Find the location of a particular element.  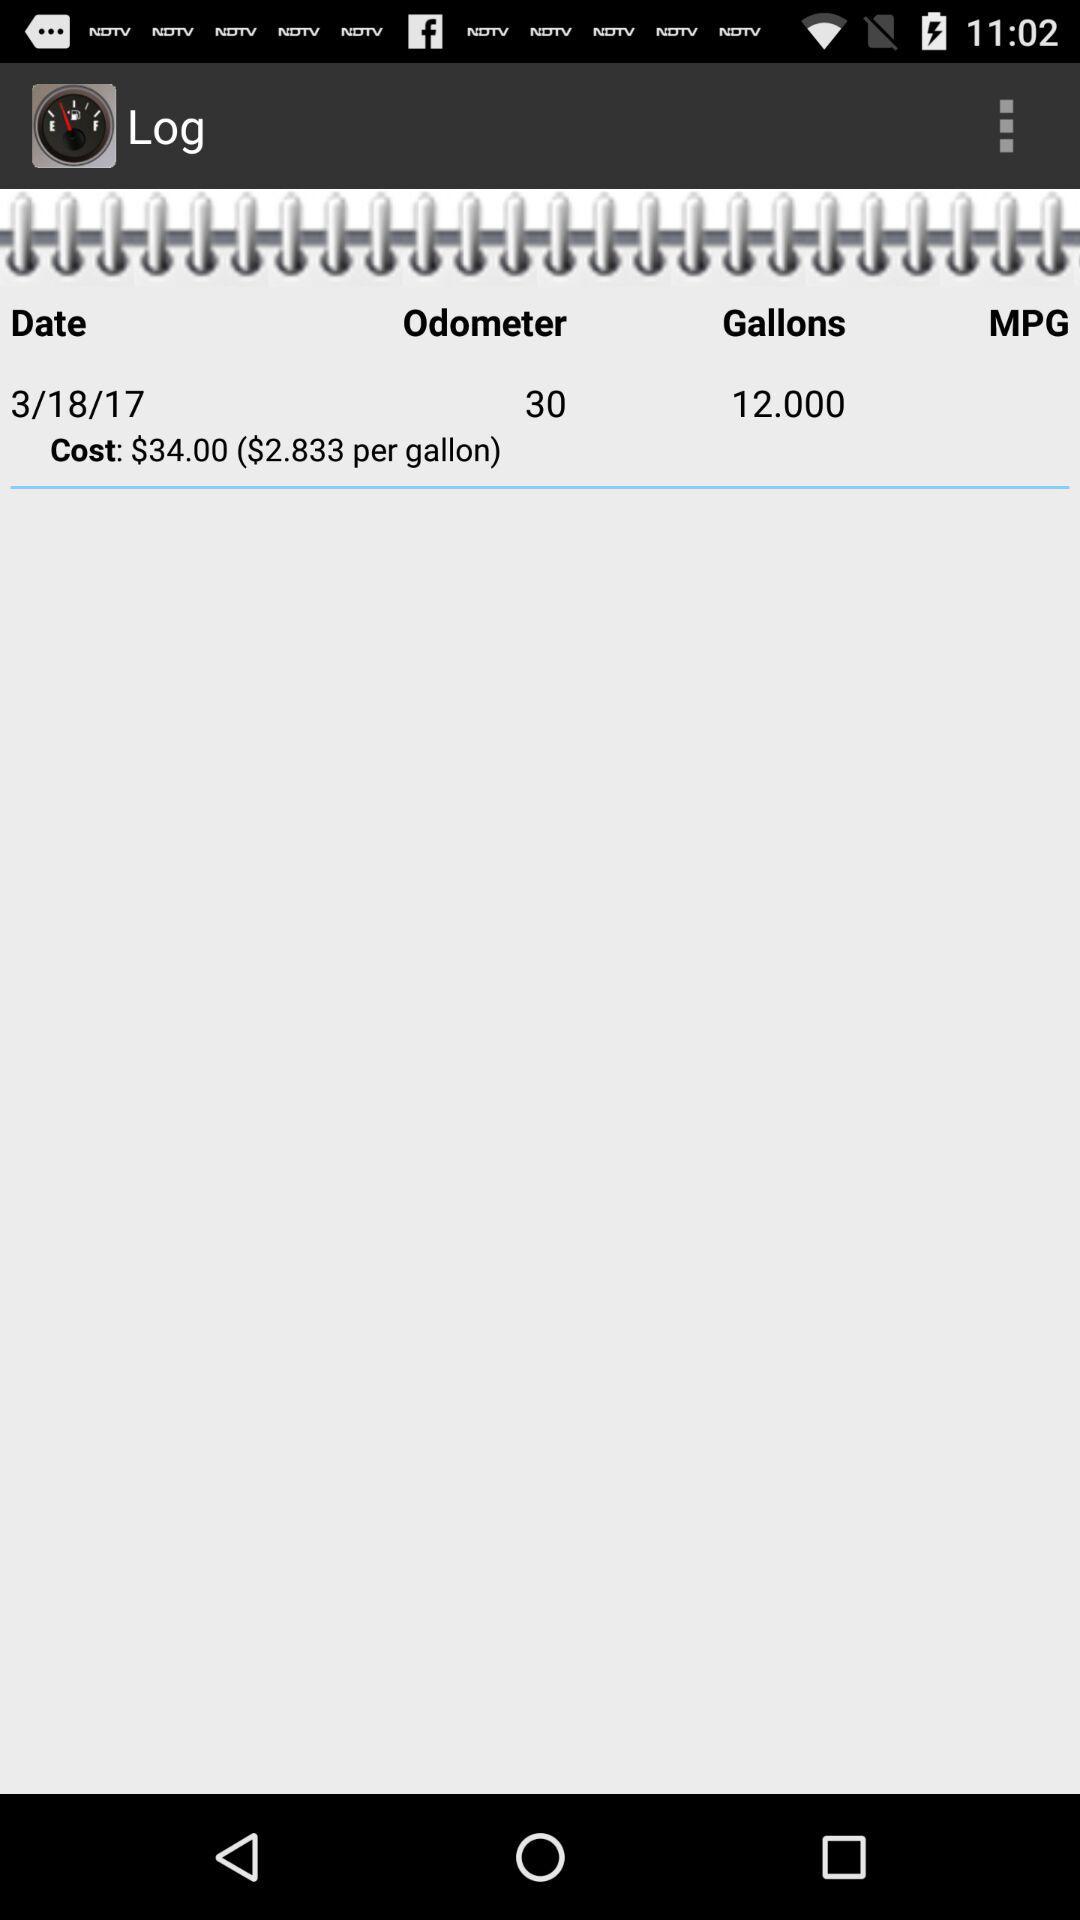

the app next to the 3/18/17 icon is located at coordinates (426, 401).